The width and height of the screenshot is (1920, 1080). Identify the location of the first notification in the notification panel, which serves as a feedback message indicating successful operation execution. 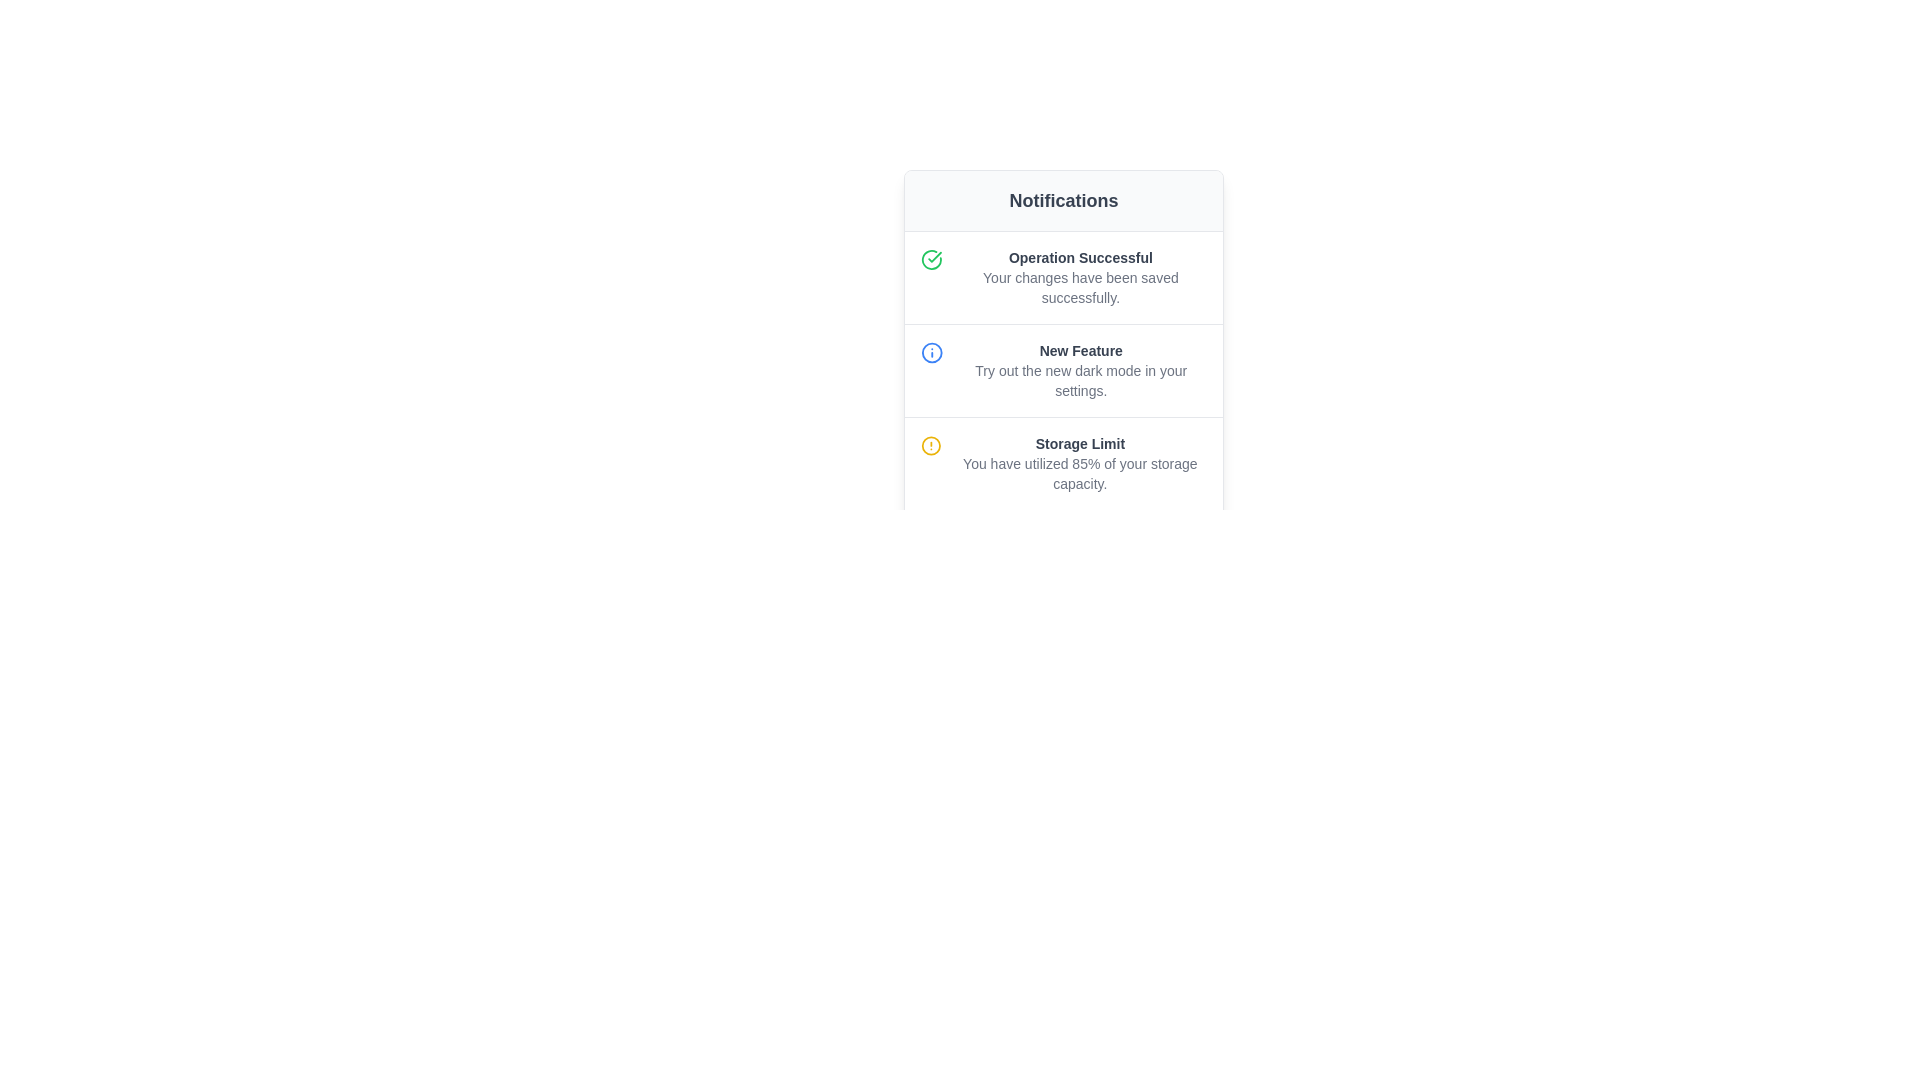
(1079, 277).